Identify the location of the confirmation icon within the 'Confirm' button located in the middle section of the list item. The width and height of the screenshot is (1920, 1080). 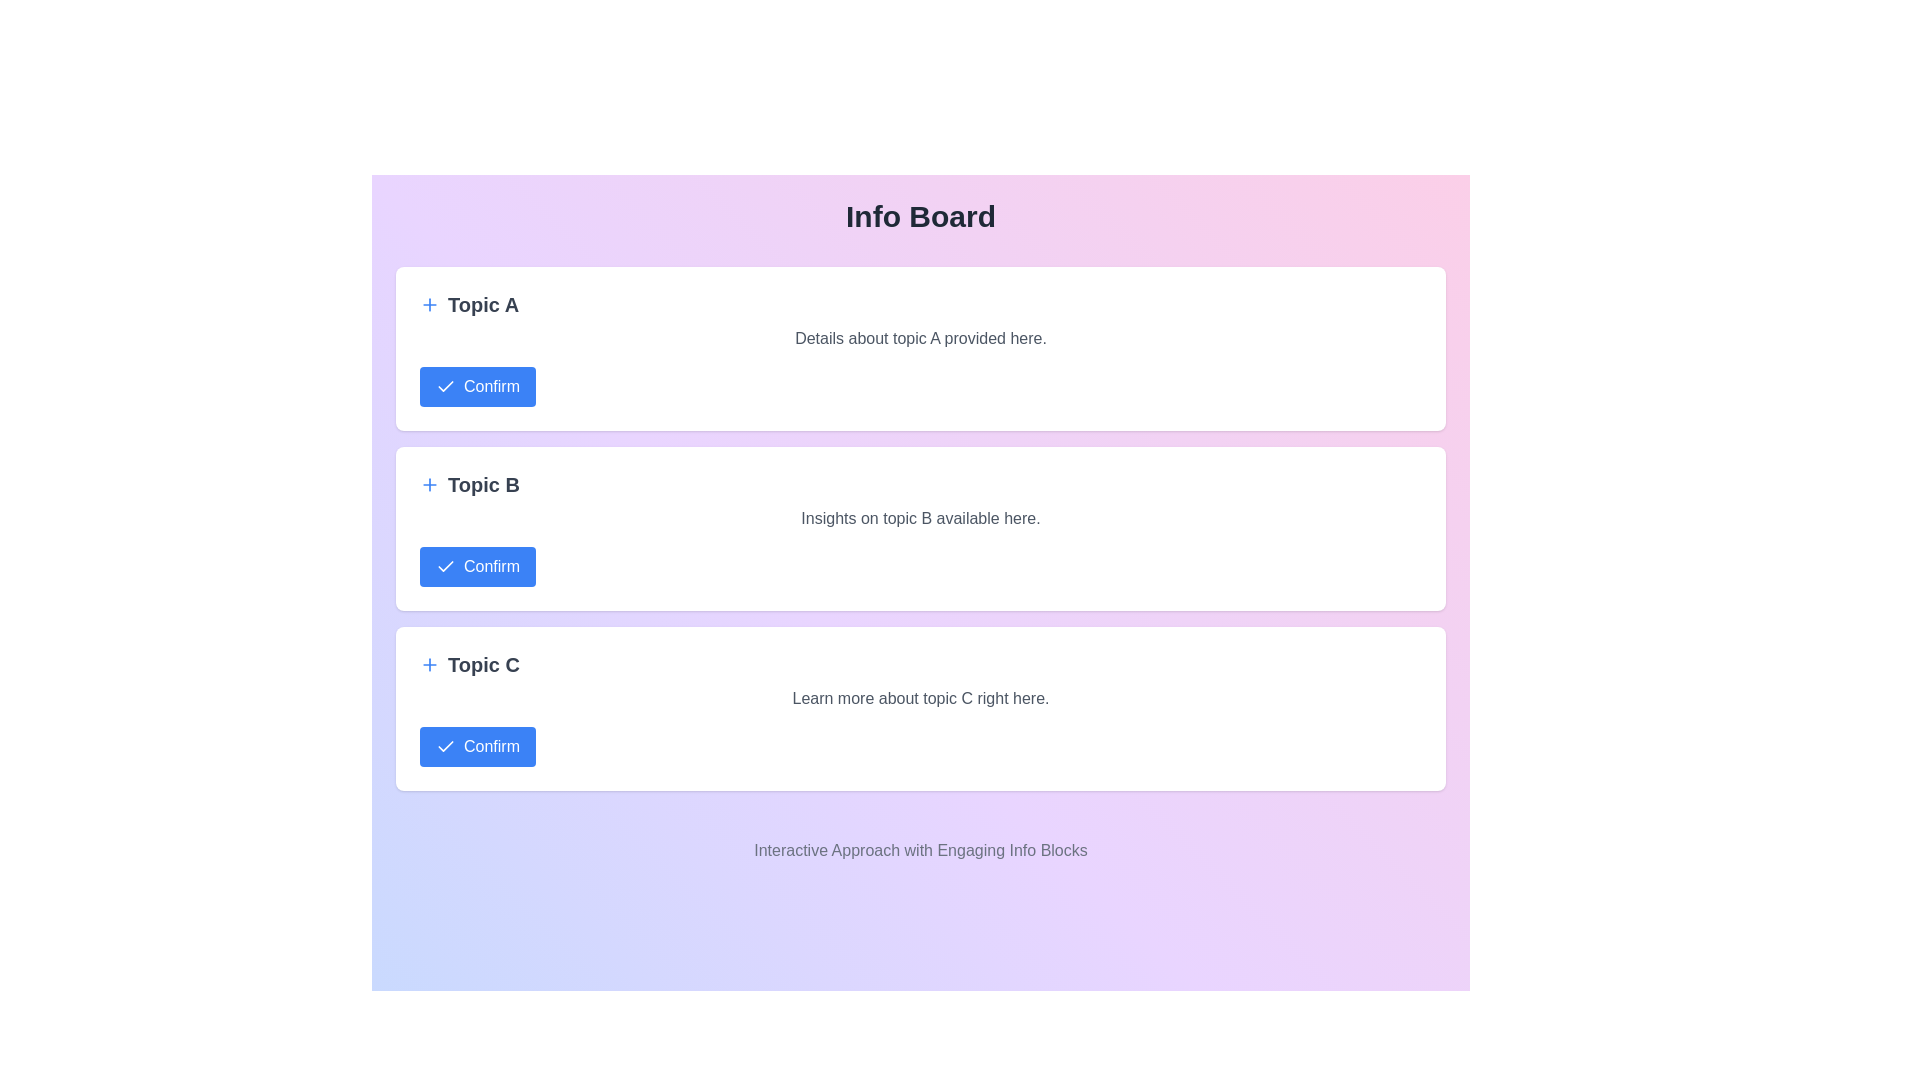
(445, 386).